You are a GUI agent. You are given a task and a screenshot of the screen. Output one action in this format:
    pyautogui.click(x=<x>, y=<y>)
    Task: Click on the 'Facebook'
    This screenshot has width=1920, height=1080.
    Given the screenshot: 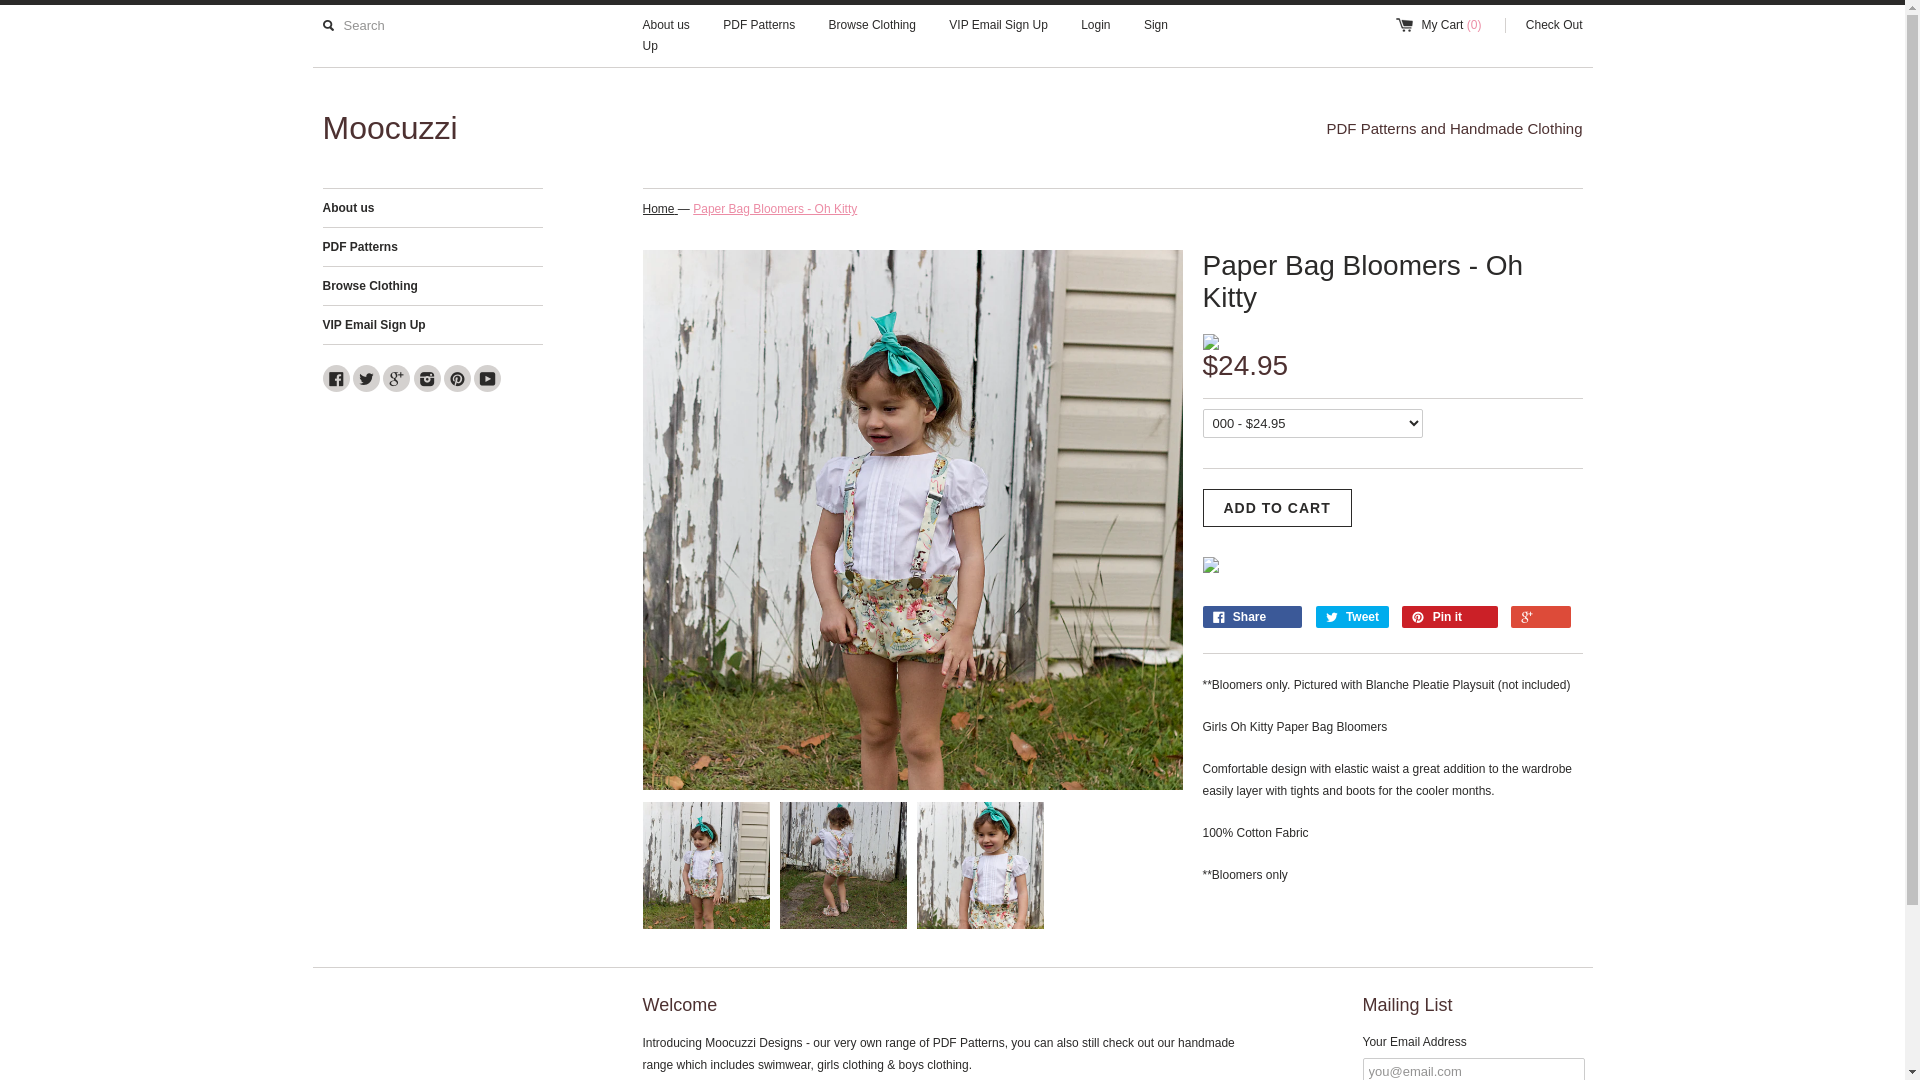 What is the action you would take?
    pyautogui.click(x=321, y=378)
    